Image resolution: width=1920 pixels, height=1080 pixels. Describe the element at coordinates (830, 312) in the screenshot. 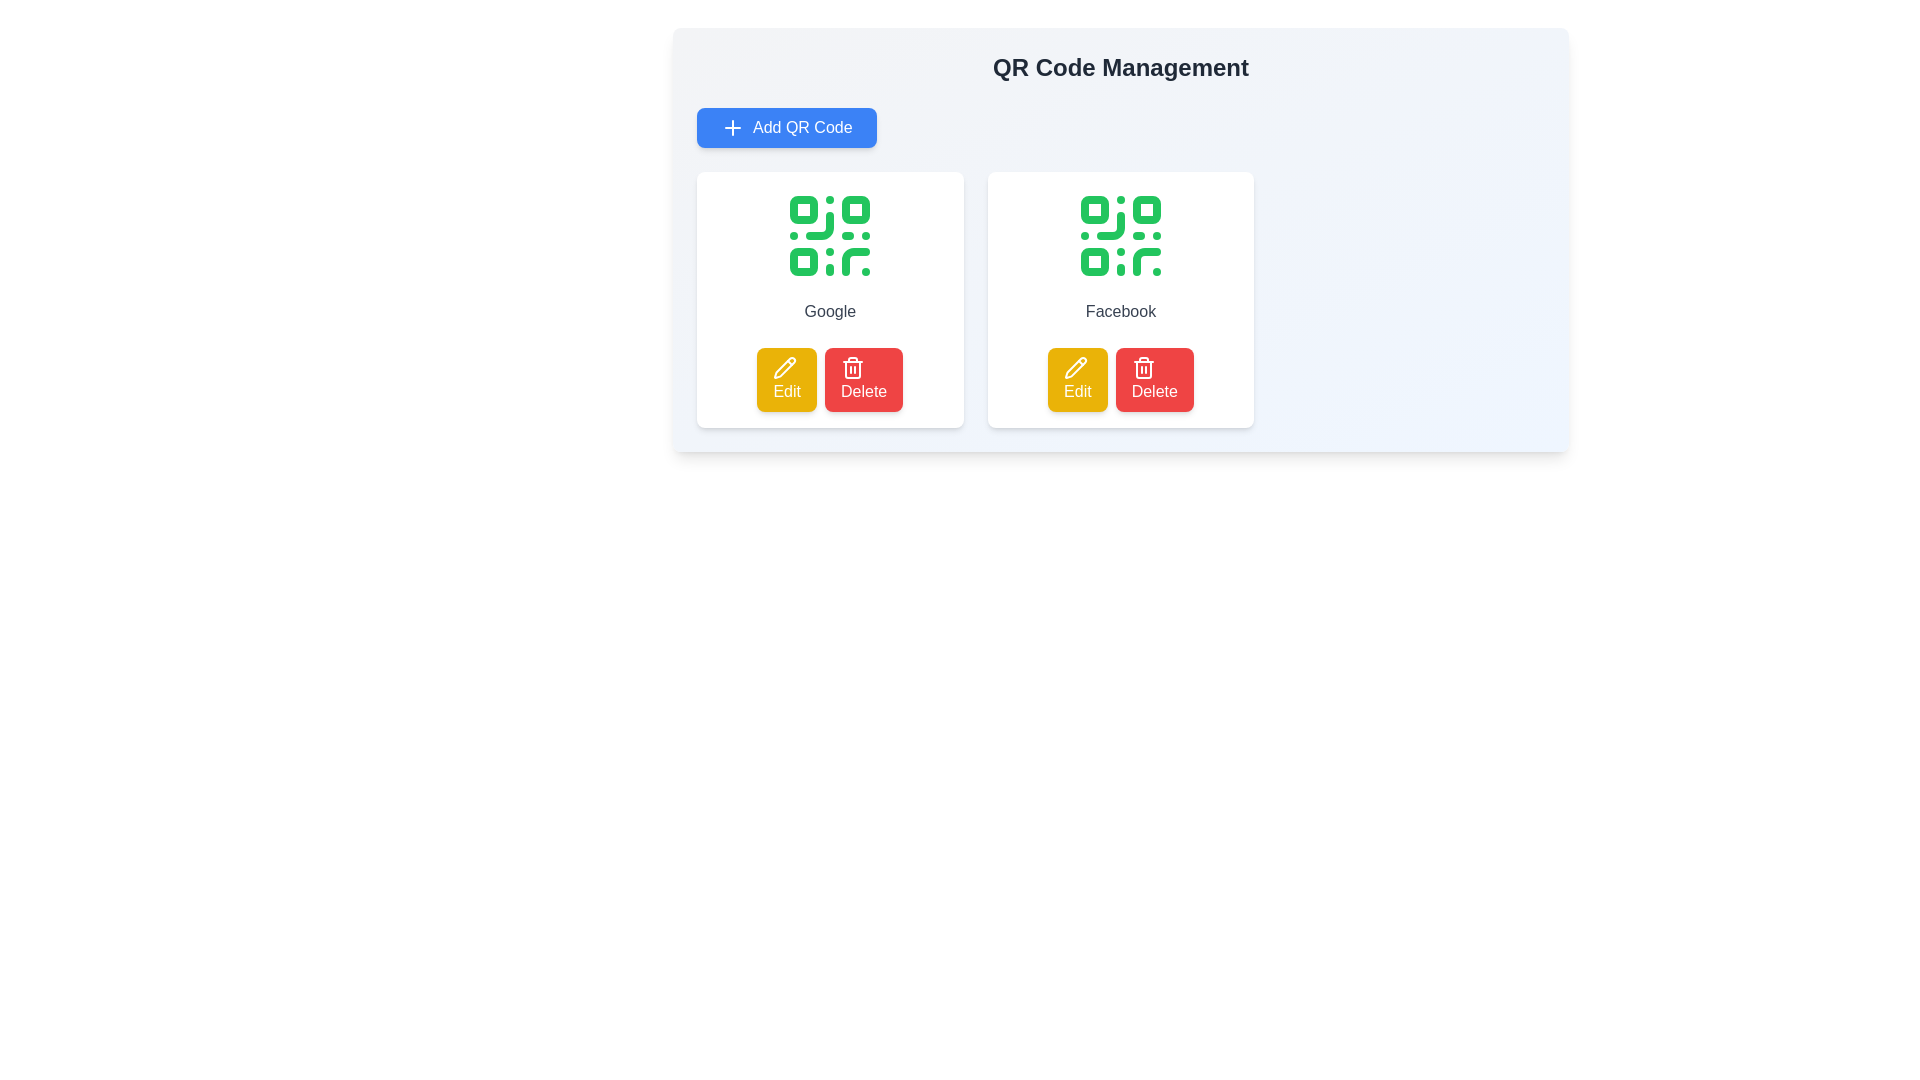

I see `'Google' label located in the top-left quadrant of the user interface, positioned beneath the green QR code icon and above the 'Edit' and 'Delete' buttons` at that location.